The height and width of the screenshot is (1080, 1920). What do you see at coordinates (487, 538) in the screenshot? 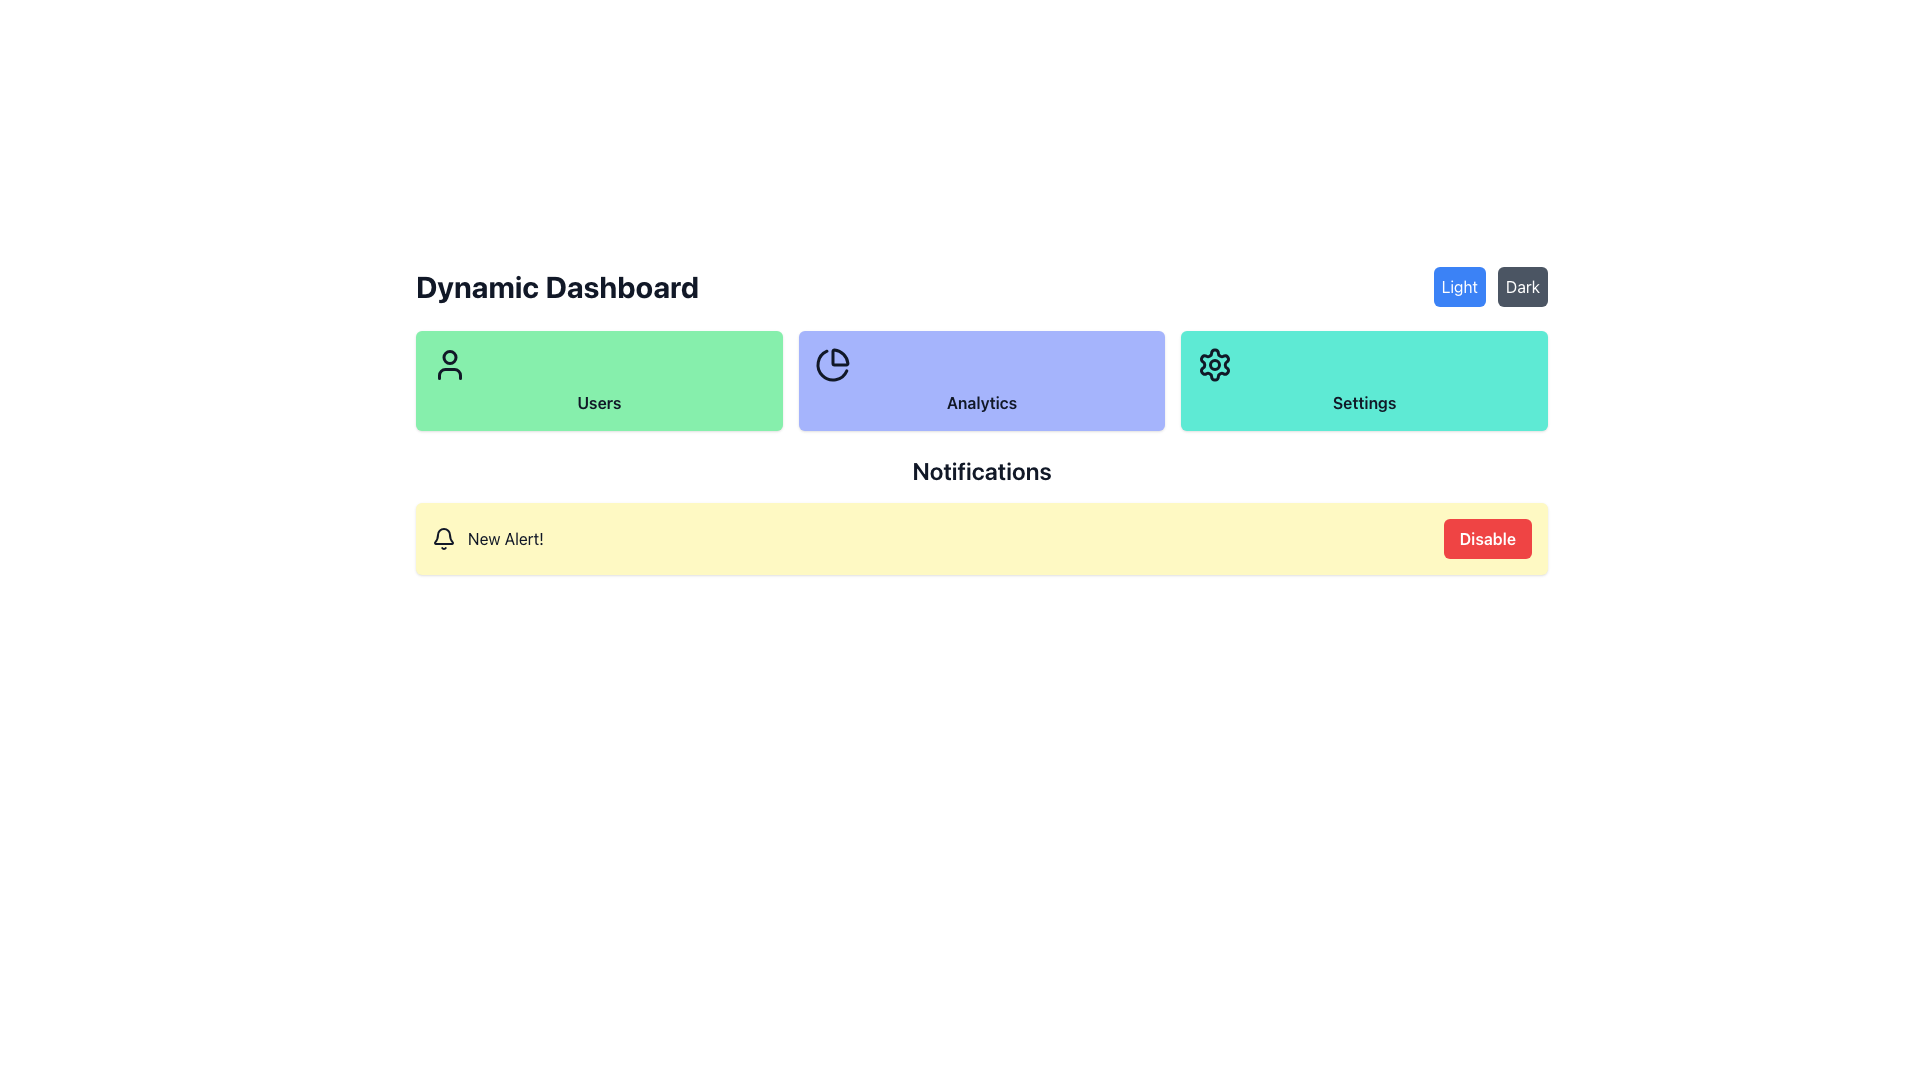
I see `the notification component that displays the text 'New Alert!' in bold black font, accompanied by a bell icon on its left side, set against a light yellow background` at bounding box center [487, 538].